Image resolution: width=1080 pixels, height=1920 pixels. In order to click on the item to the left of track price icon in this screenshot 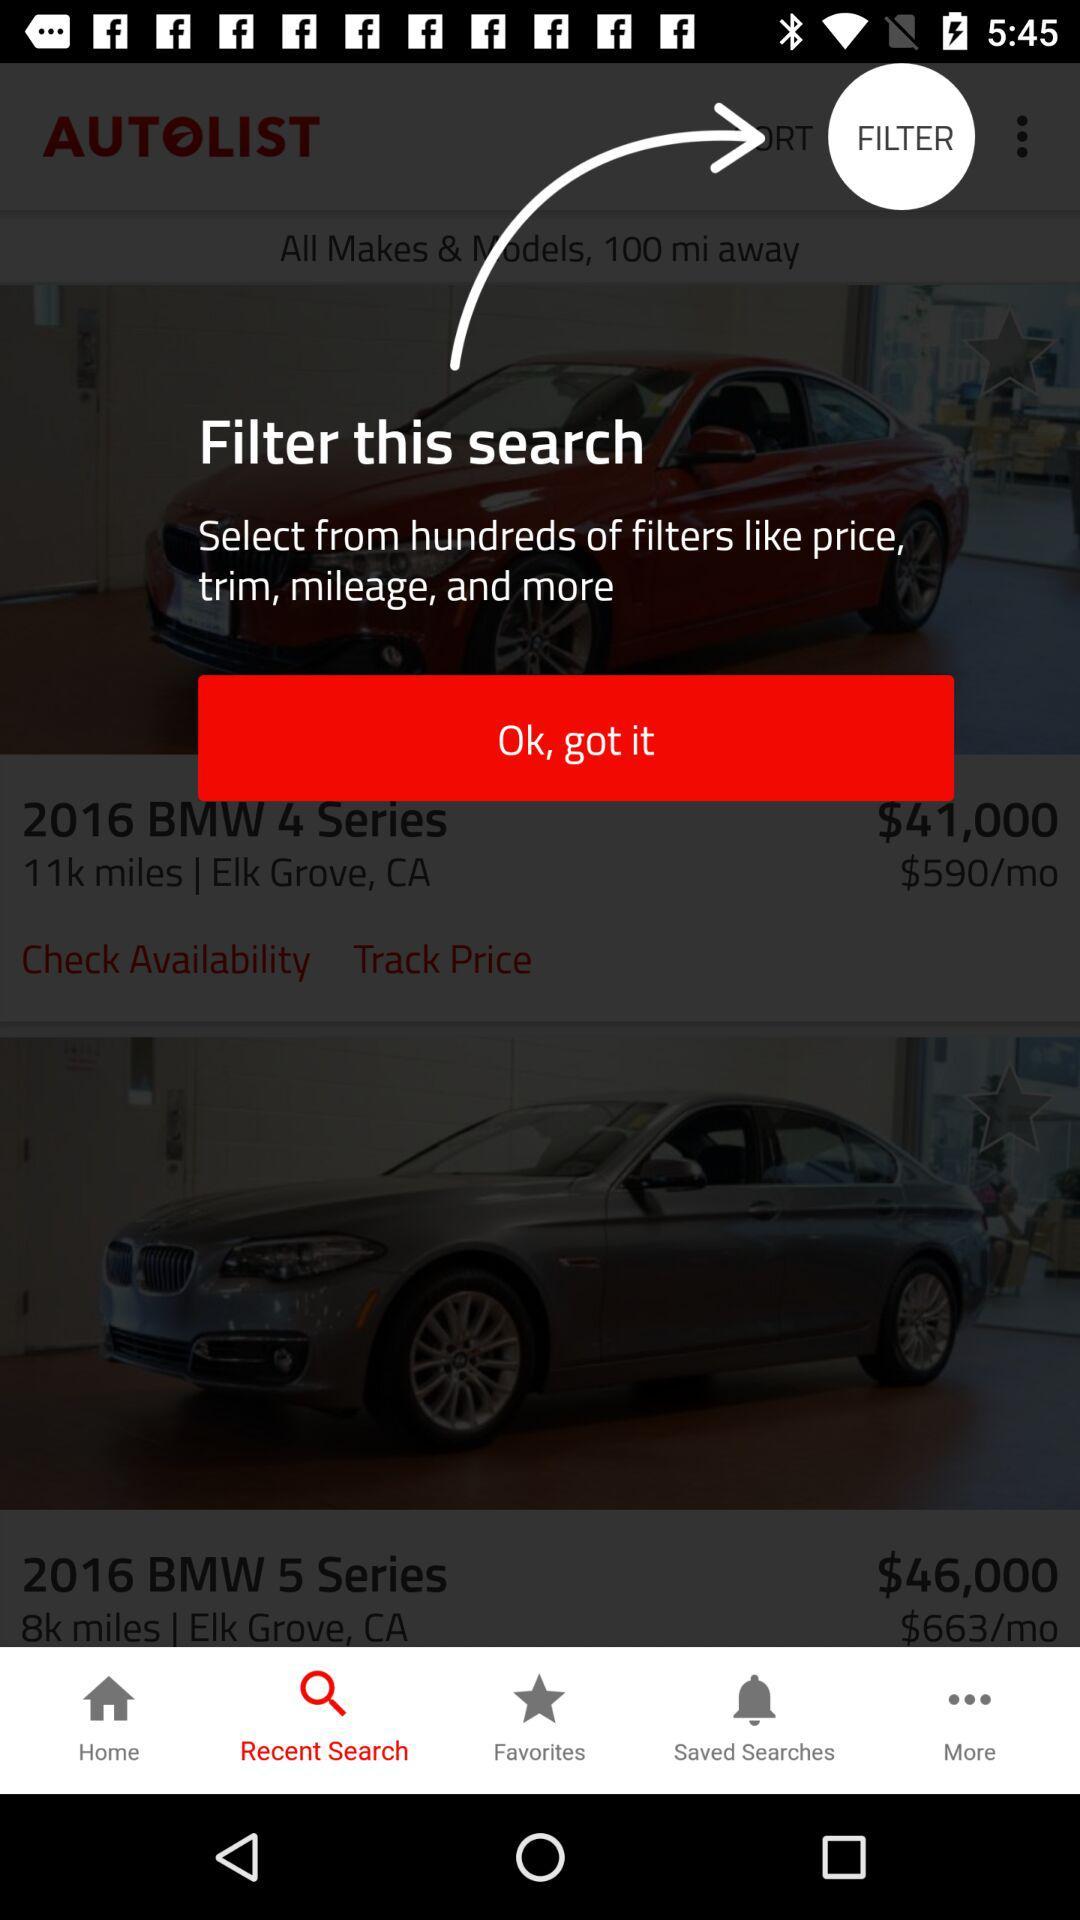, I will do `click(165, 955)`.